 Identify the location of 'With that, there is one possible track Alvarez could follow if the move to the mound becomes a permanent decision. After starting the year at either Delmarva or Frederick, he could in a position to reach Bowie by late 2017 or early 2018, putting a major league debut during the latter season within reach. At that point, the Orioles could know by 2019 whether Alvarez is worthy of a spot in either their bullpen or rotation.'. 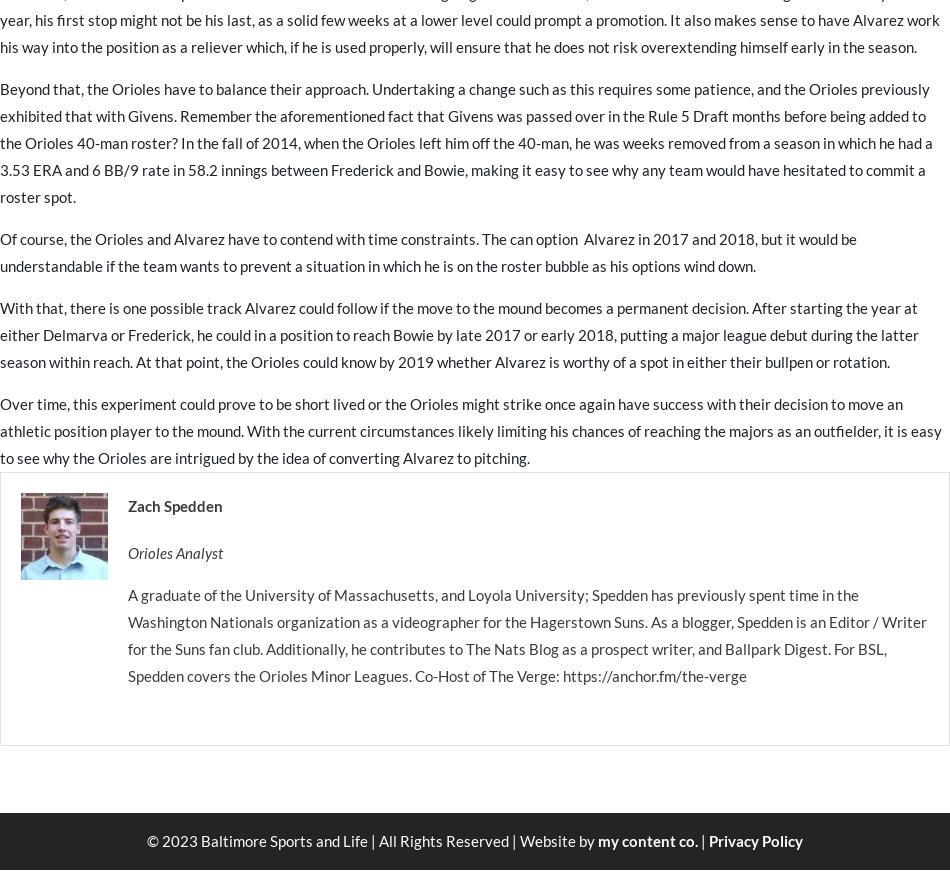
(0, 333).